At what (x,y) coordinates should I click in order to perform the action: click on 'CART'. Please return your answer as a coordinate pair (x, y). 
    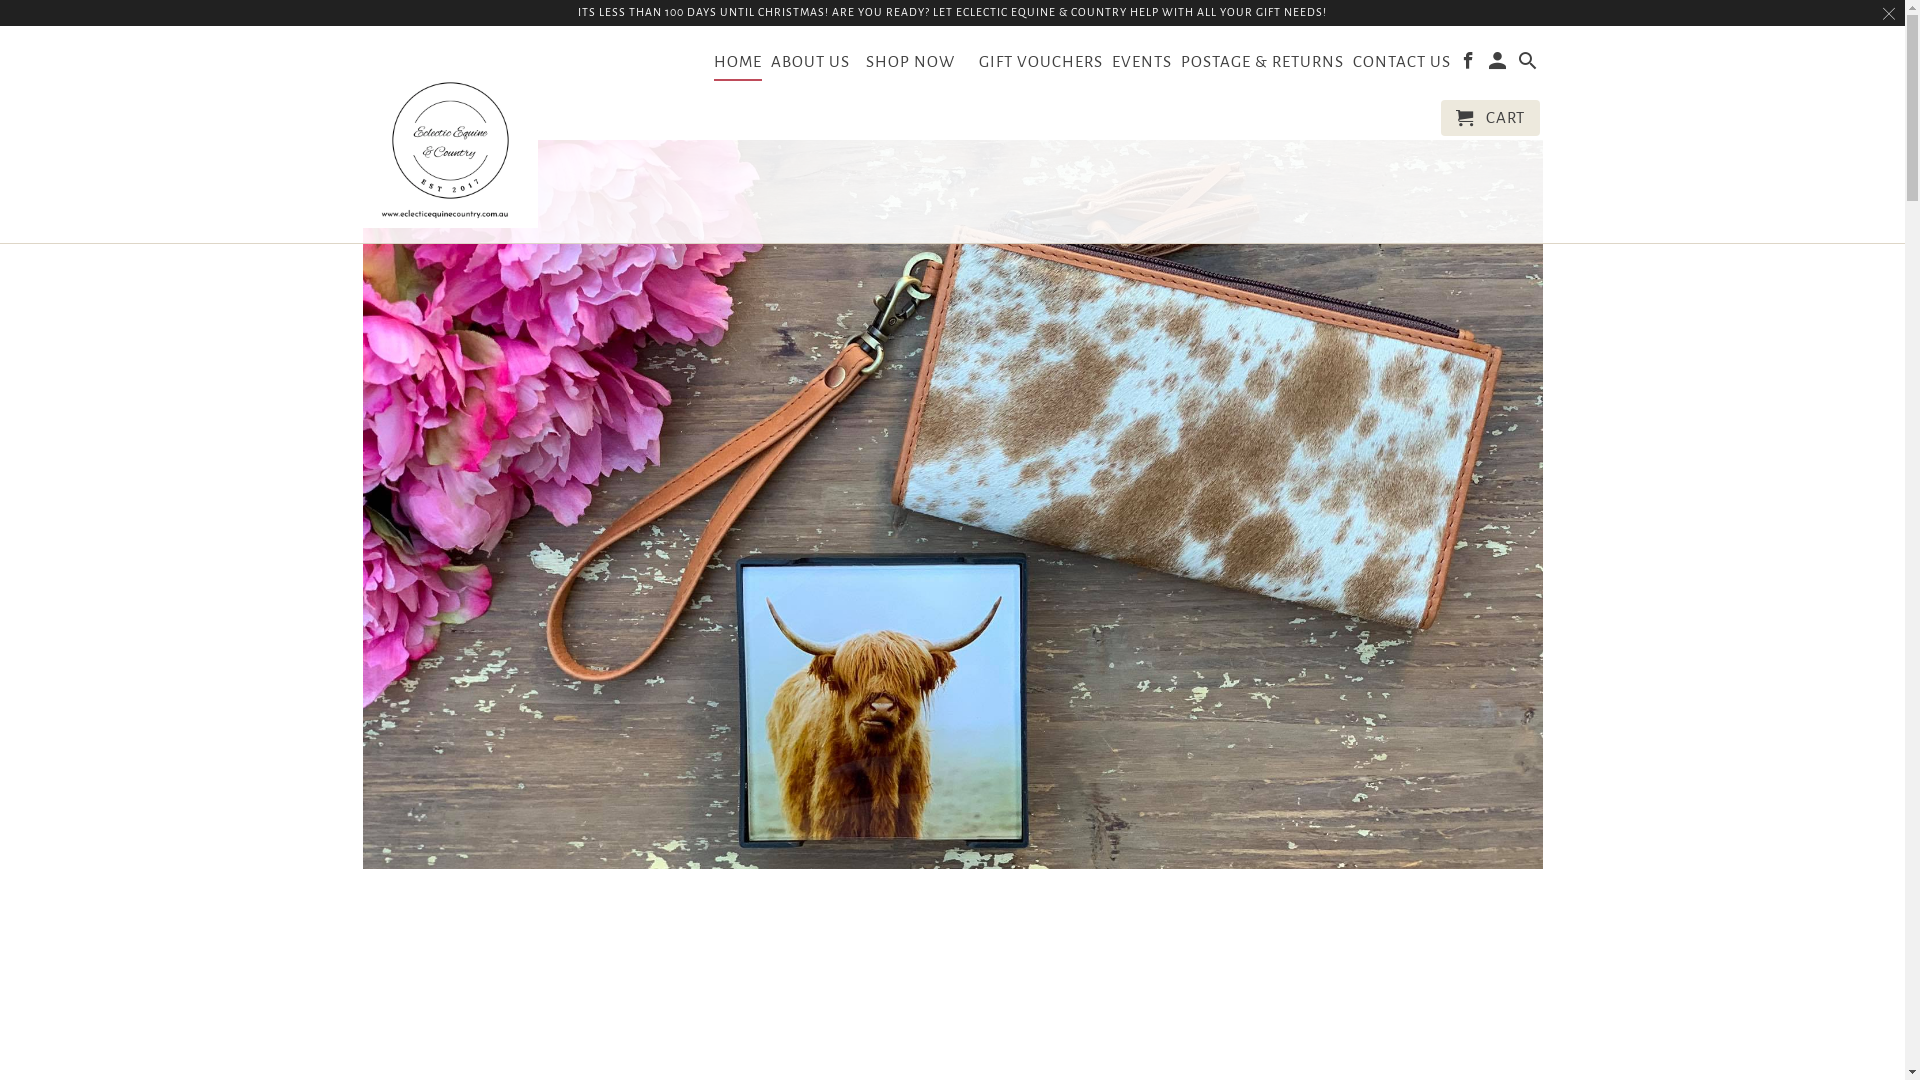
    Looking at the image, I should click on (1490, 118).